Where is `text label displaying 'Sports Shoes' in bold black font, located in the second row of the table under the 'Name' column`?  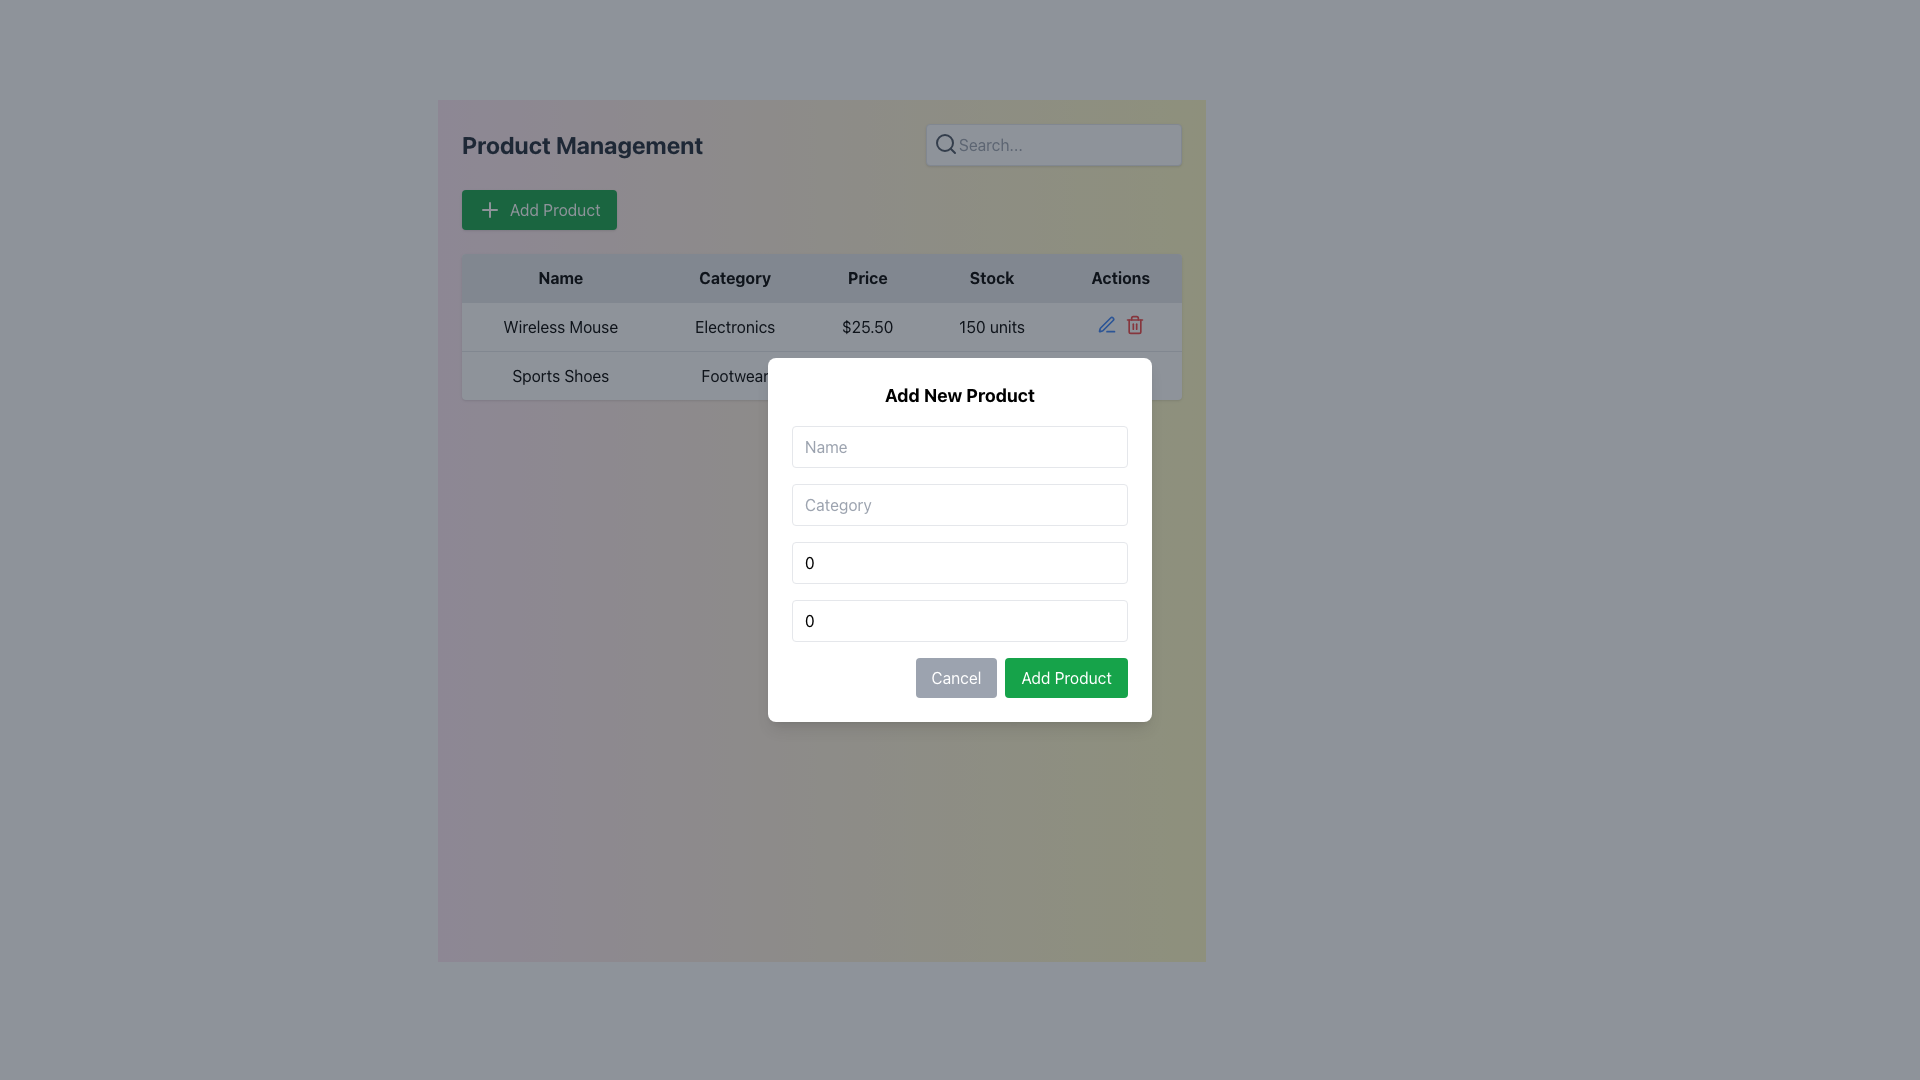 text label displaying 'Sports Shoes' in bold black font, located in the second row of the table under the 'Name' column is located at coordinates (560, 375).